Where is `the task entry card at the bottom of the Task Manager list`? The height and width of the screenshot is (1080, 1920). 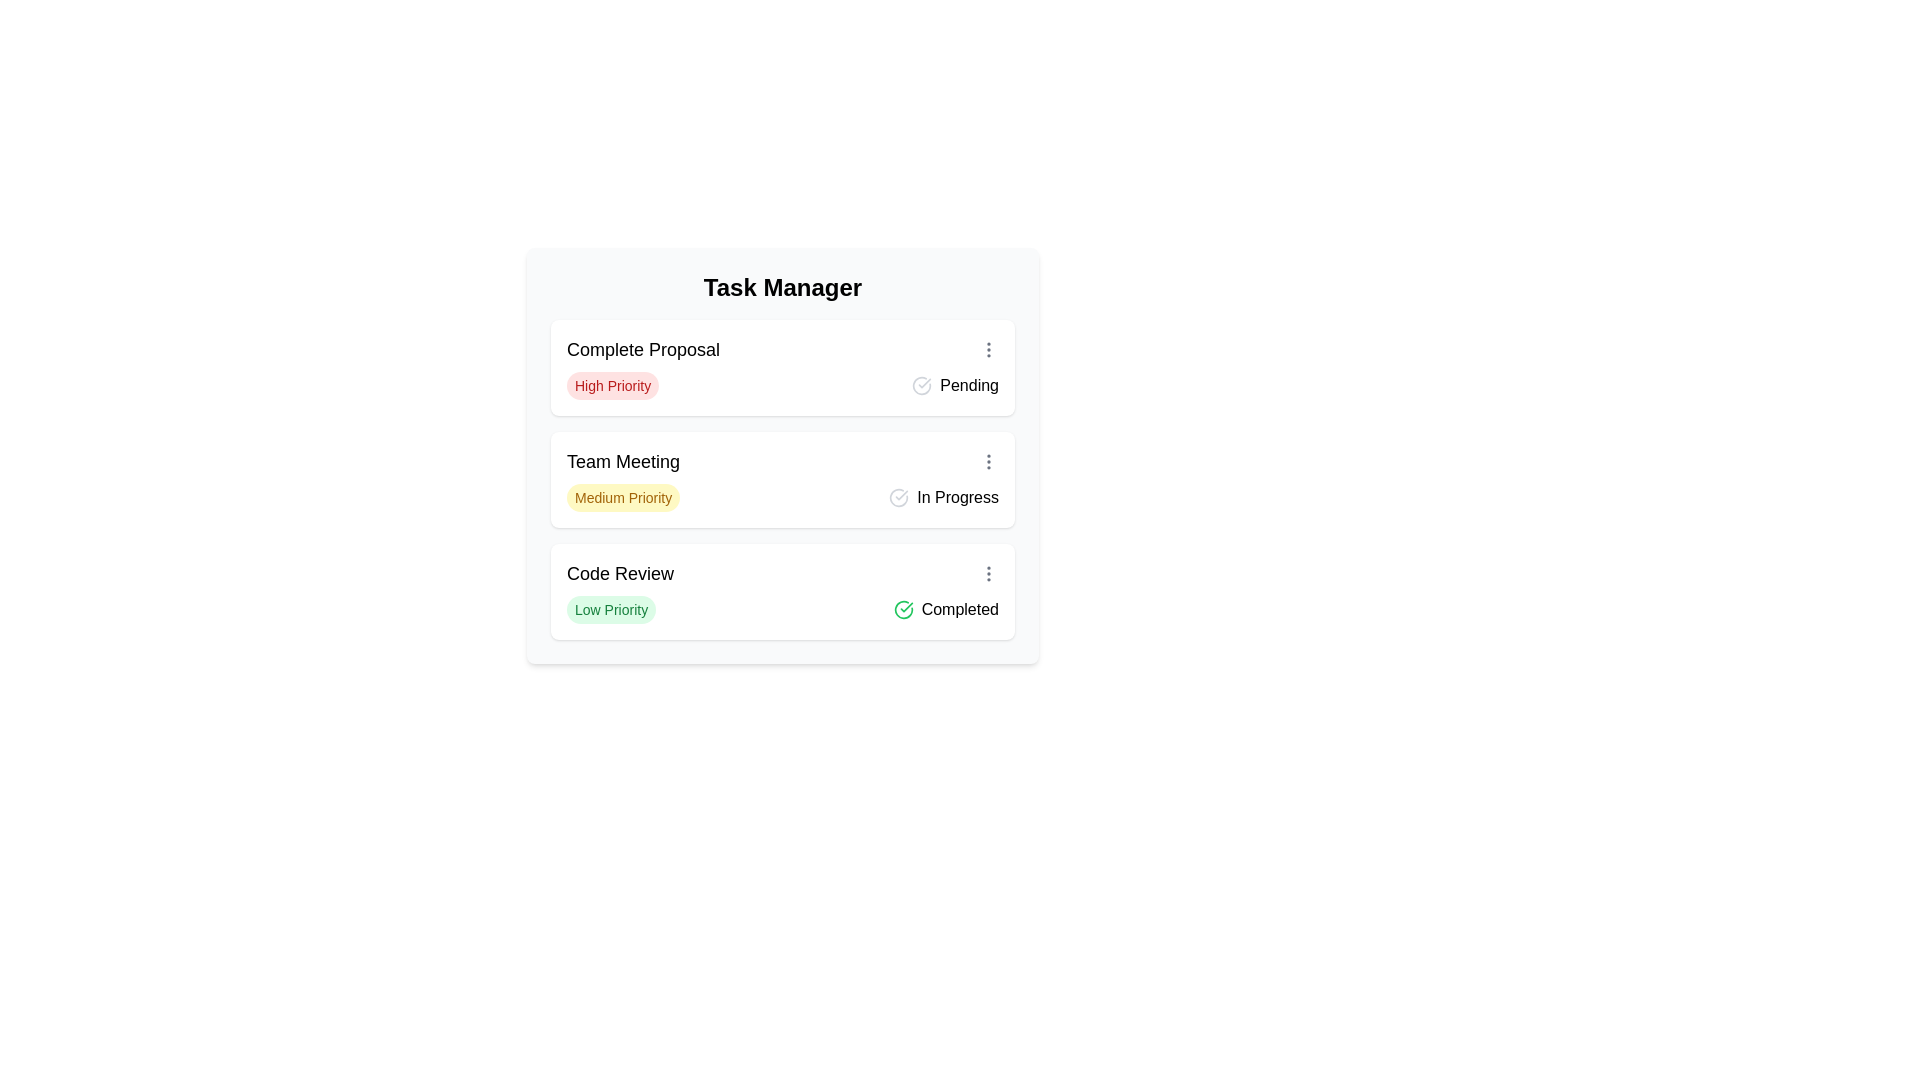
the task entry card at the bottom of the Task Manager list is located at coordinates (781, 590).